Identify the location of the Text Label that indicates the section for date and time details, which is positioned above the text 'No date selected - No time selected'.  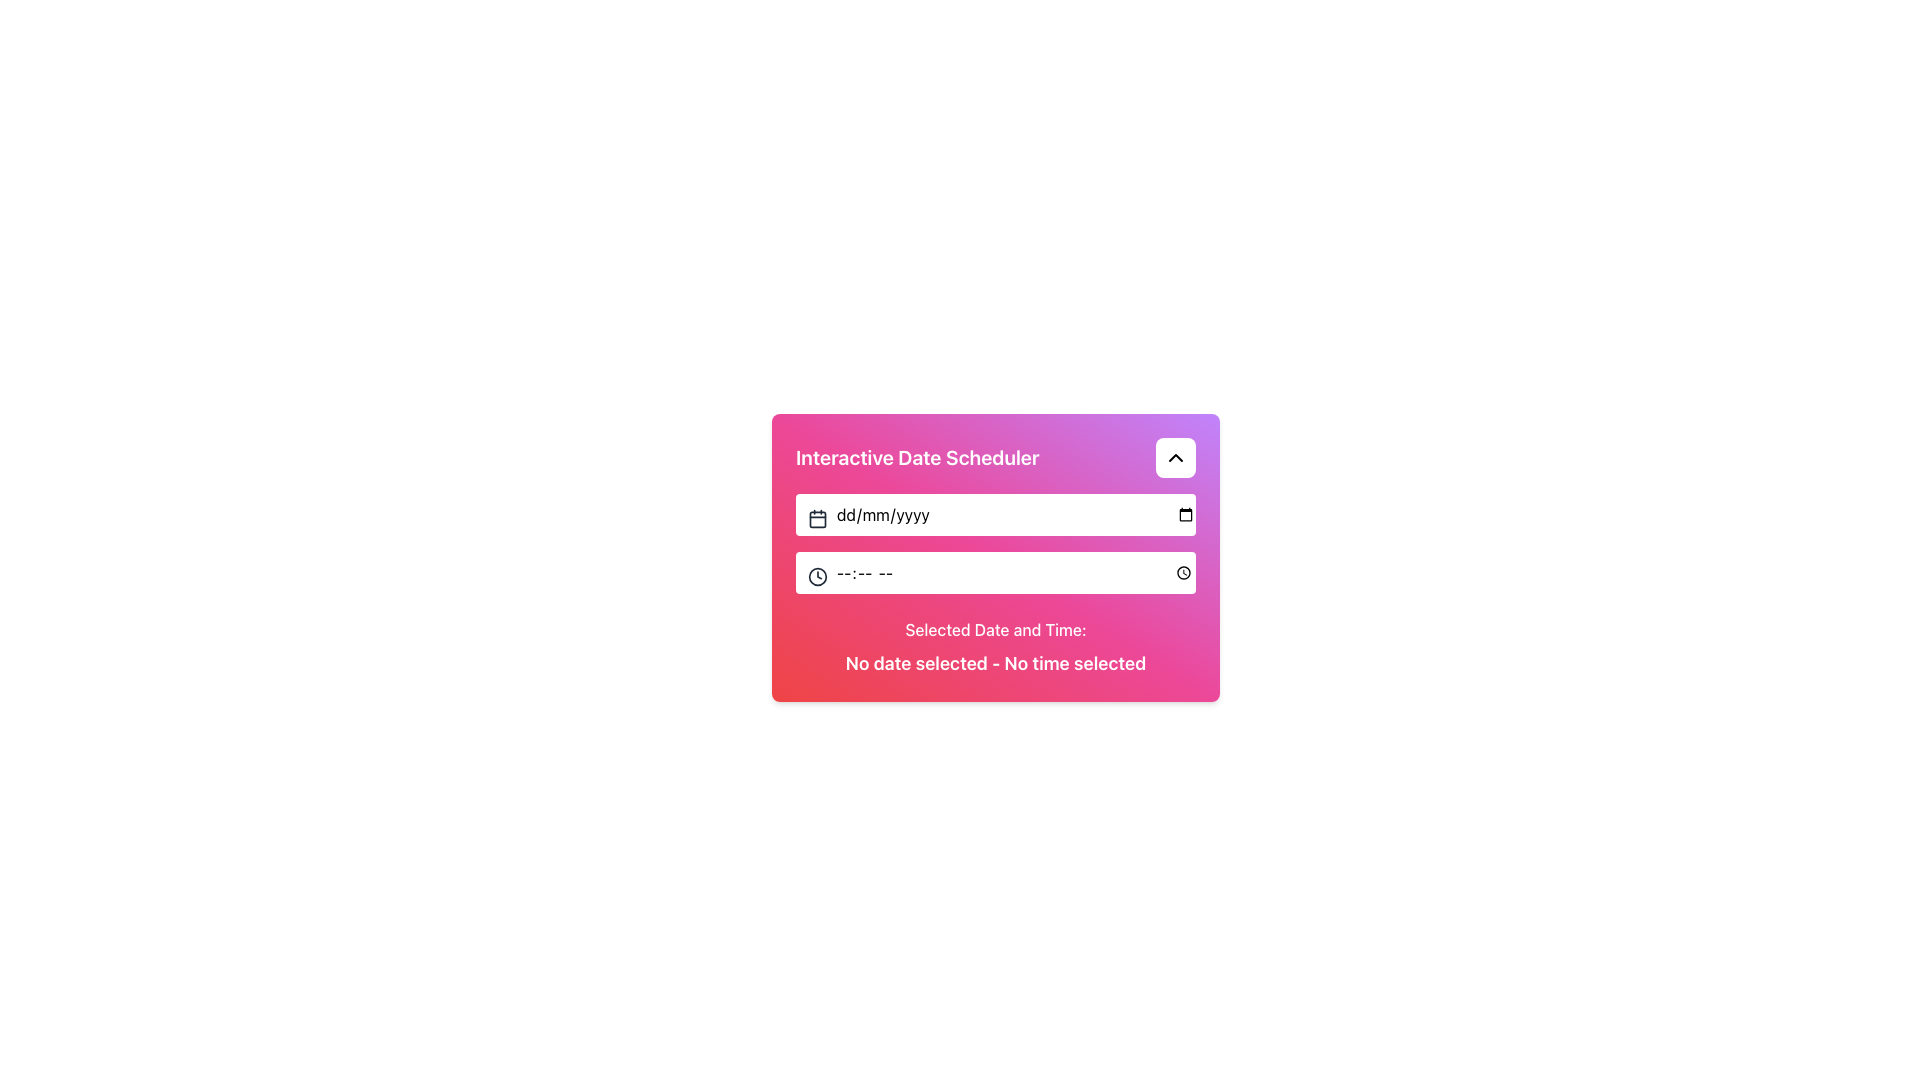
(996, 628).